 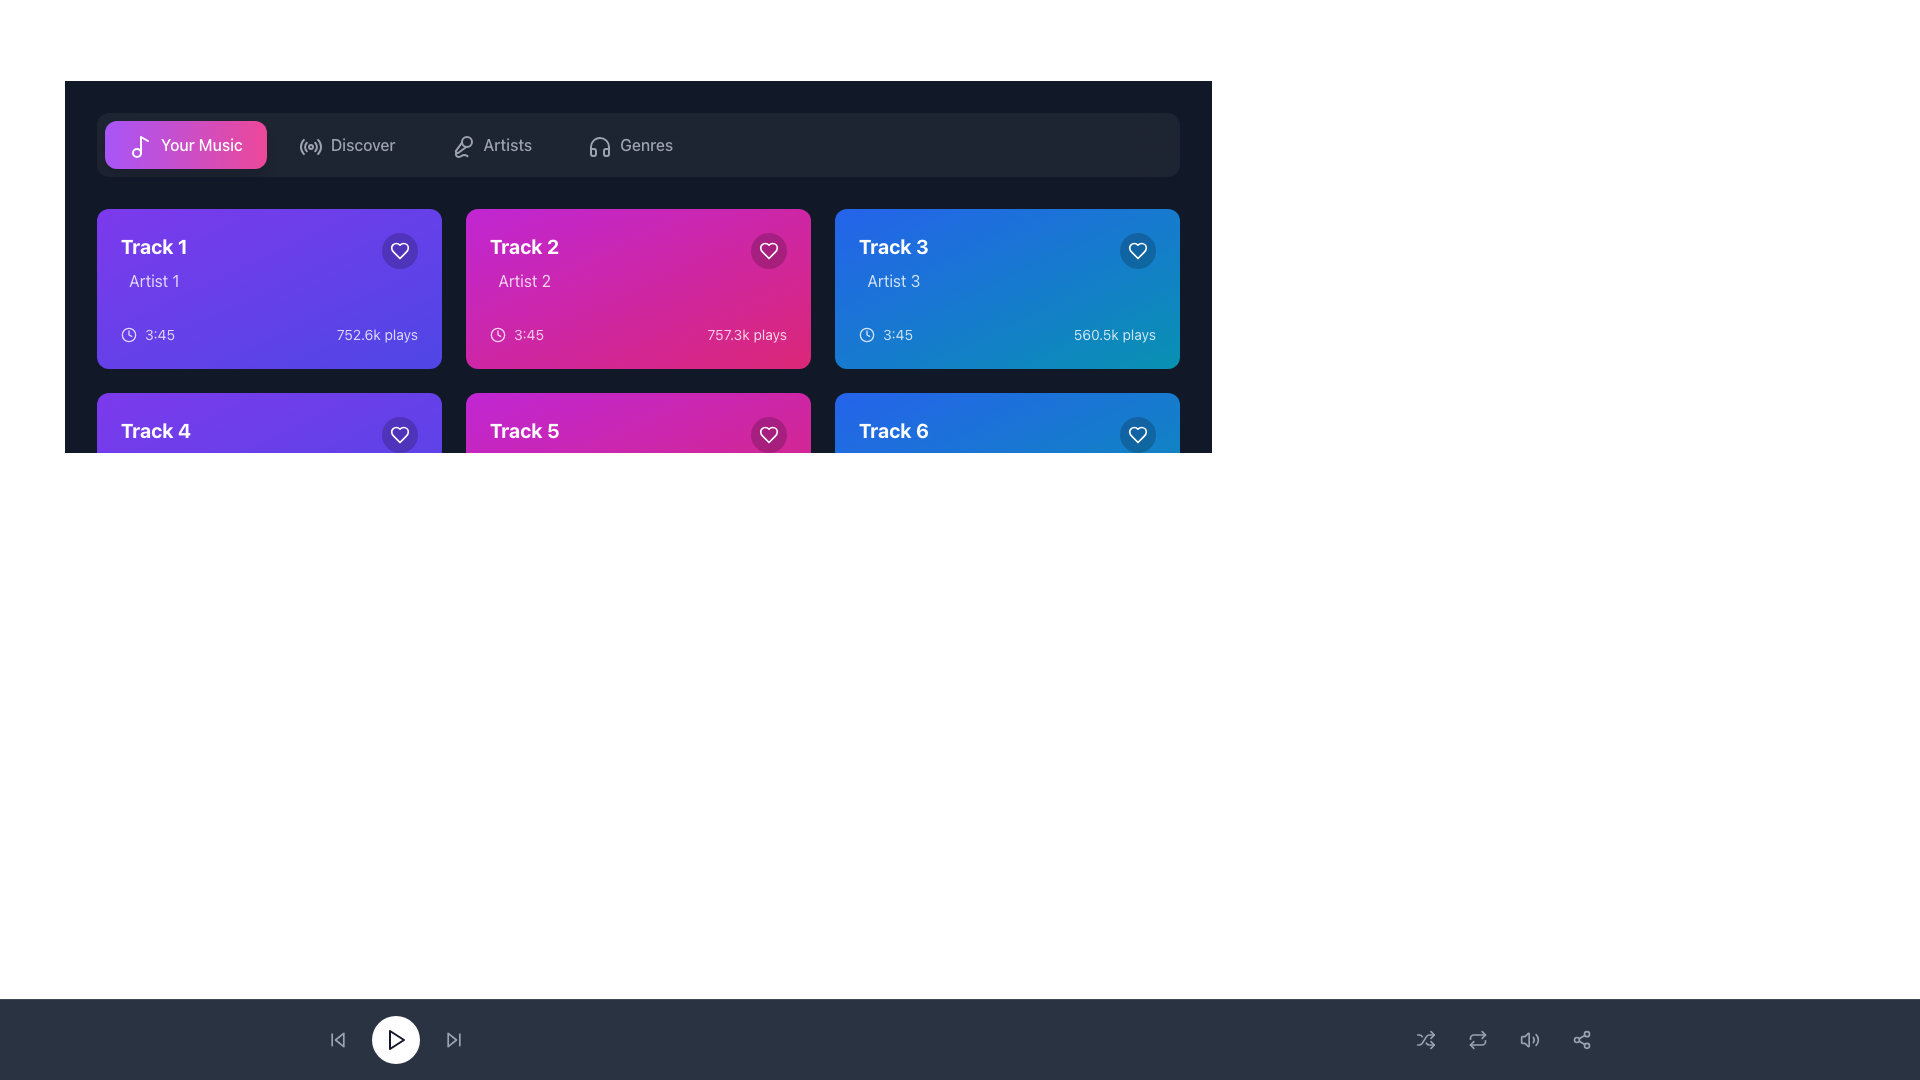 What do you see at coordinates (507, 144) in the screenshot?
I see `the text label 'Artists' in the navigation bar` at bounding box center [507, 144].